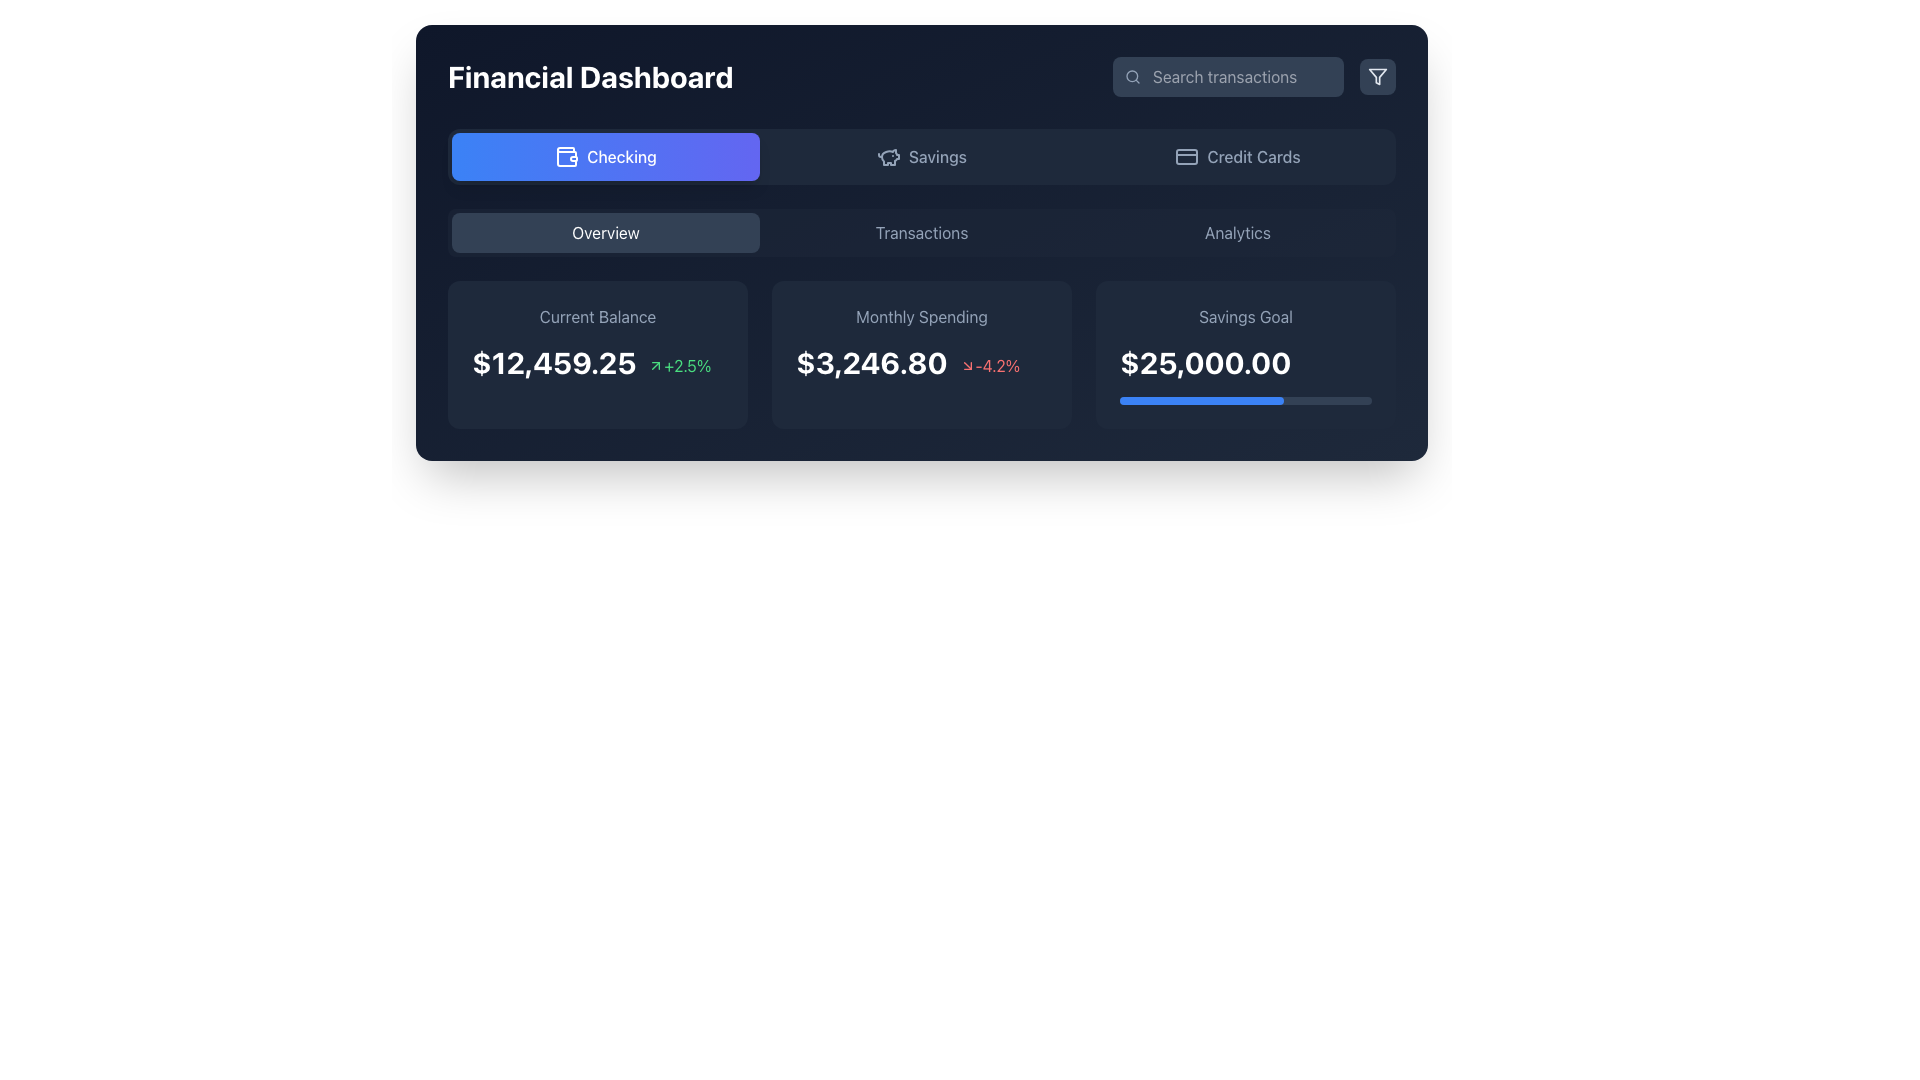 This screenshot has width=1920, height=1080. I want to click on the 'Credit Cards' text label, which is positioned on the right-hand side within a navigation element, so click(1252, 156).